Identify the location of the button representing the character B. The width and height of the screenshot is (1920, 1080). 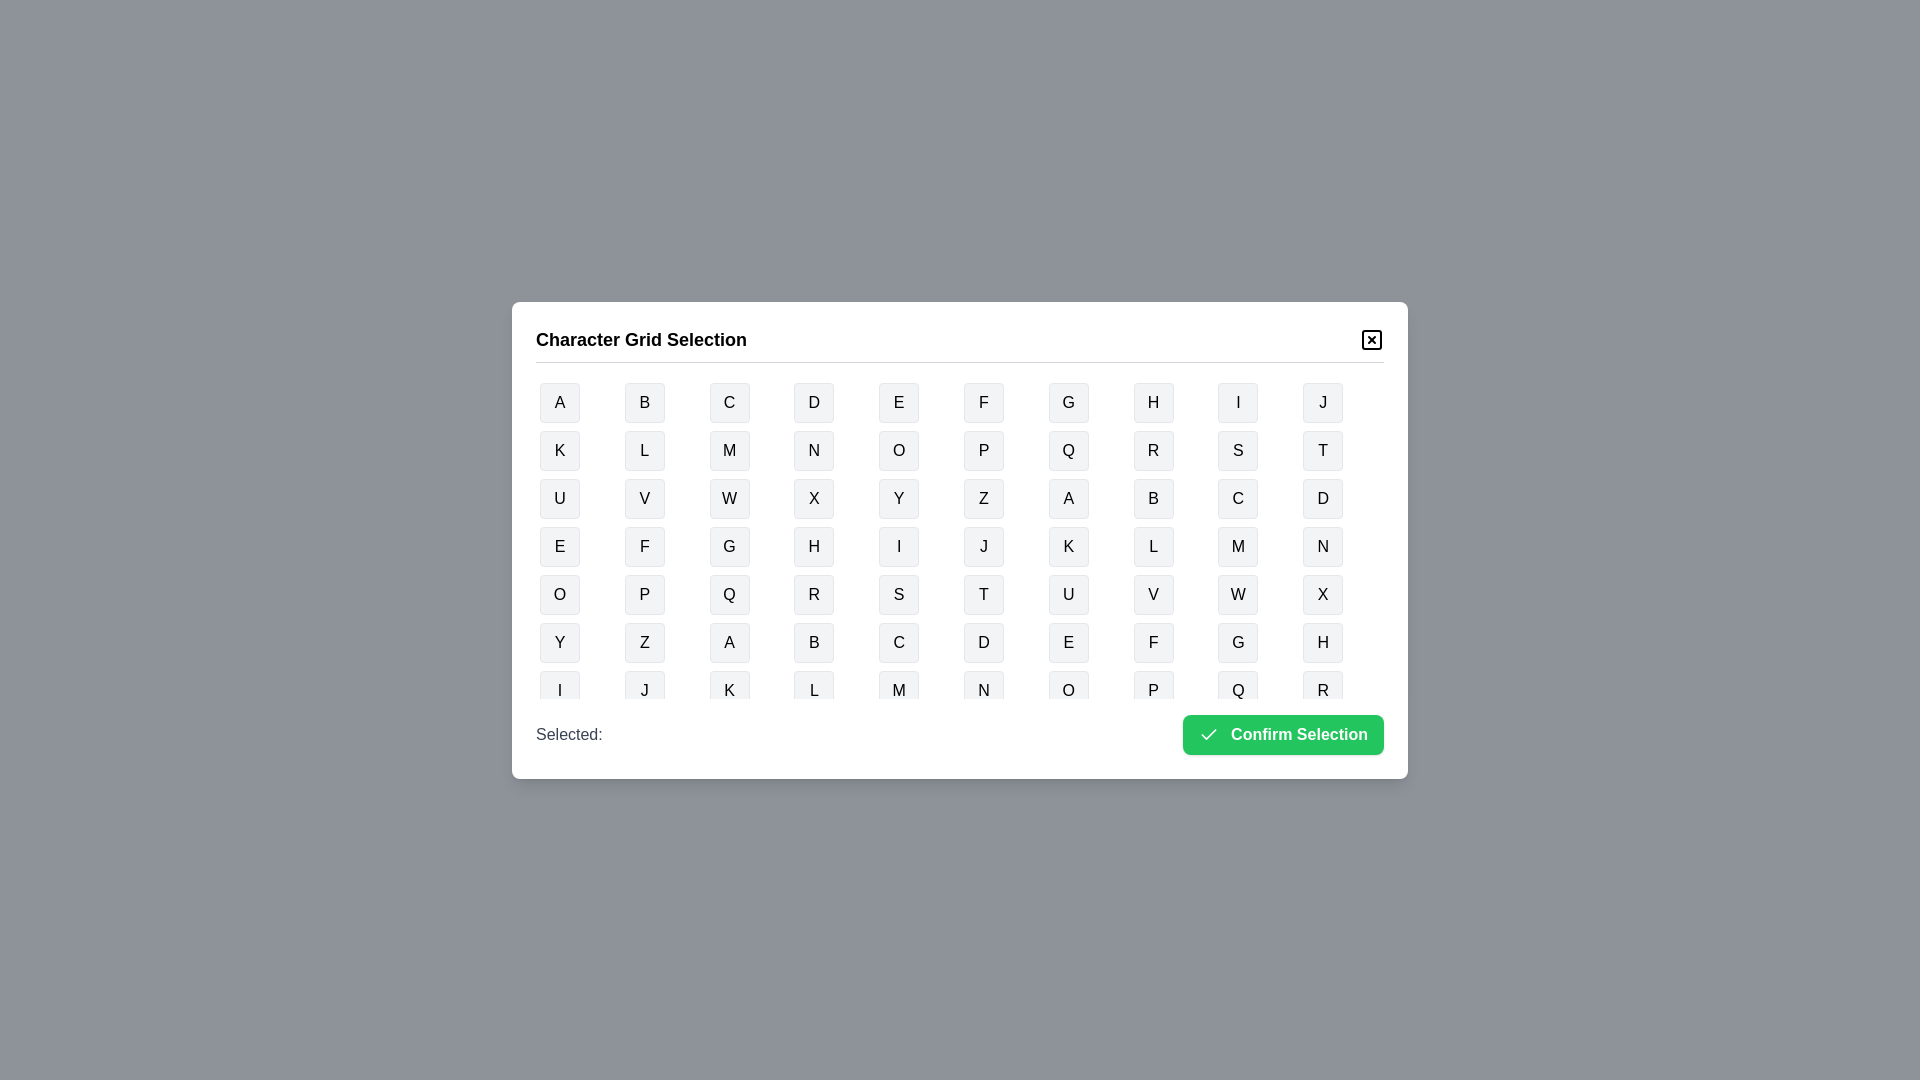
(644, 402).